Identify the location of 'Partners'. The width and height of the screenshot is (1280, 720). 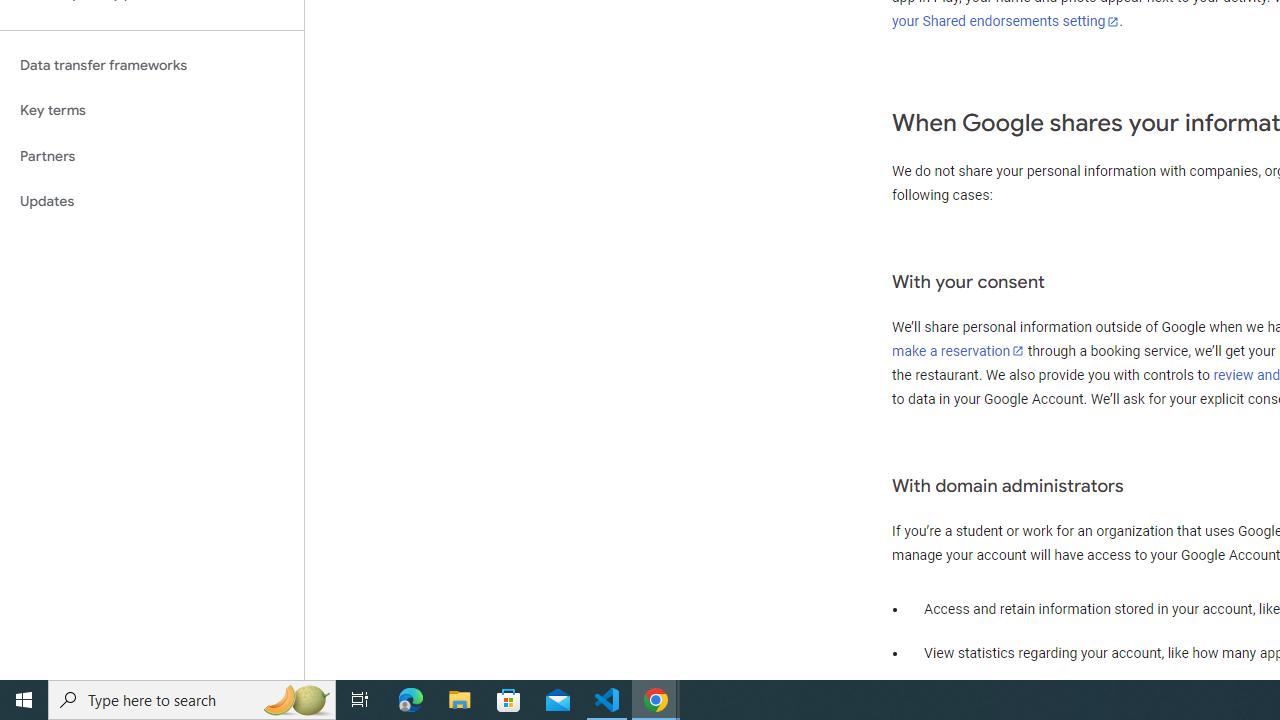
(151, 155).